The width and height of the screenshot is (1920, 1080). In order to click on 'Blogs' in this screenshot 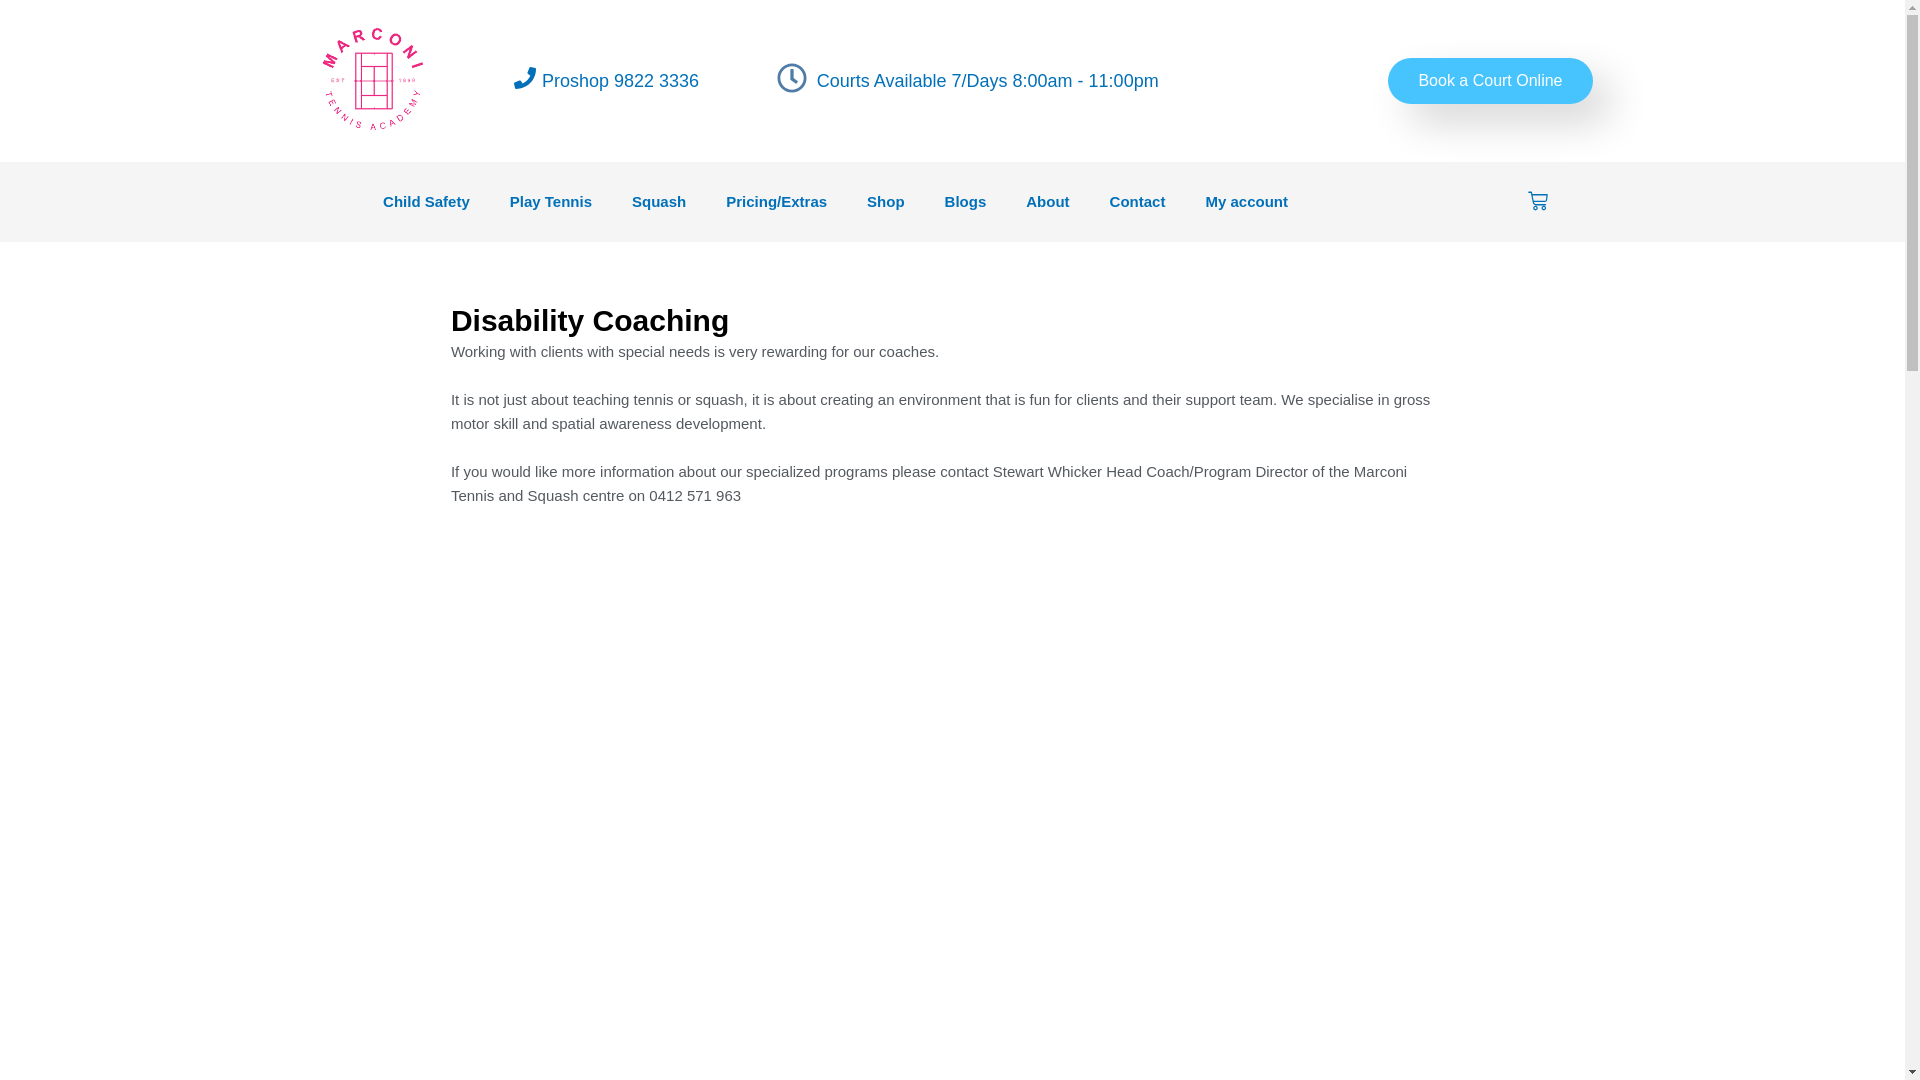, I will do `click(924, 201)`.